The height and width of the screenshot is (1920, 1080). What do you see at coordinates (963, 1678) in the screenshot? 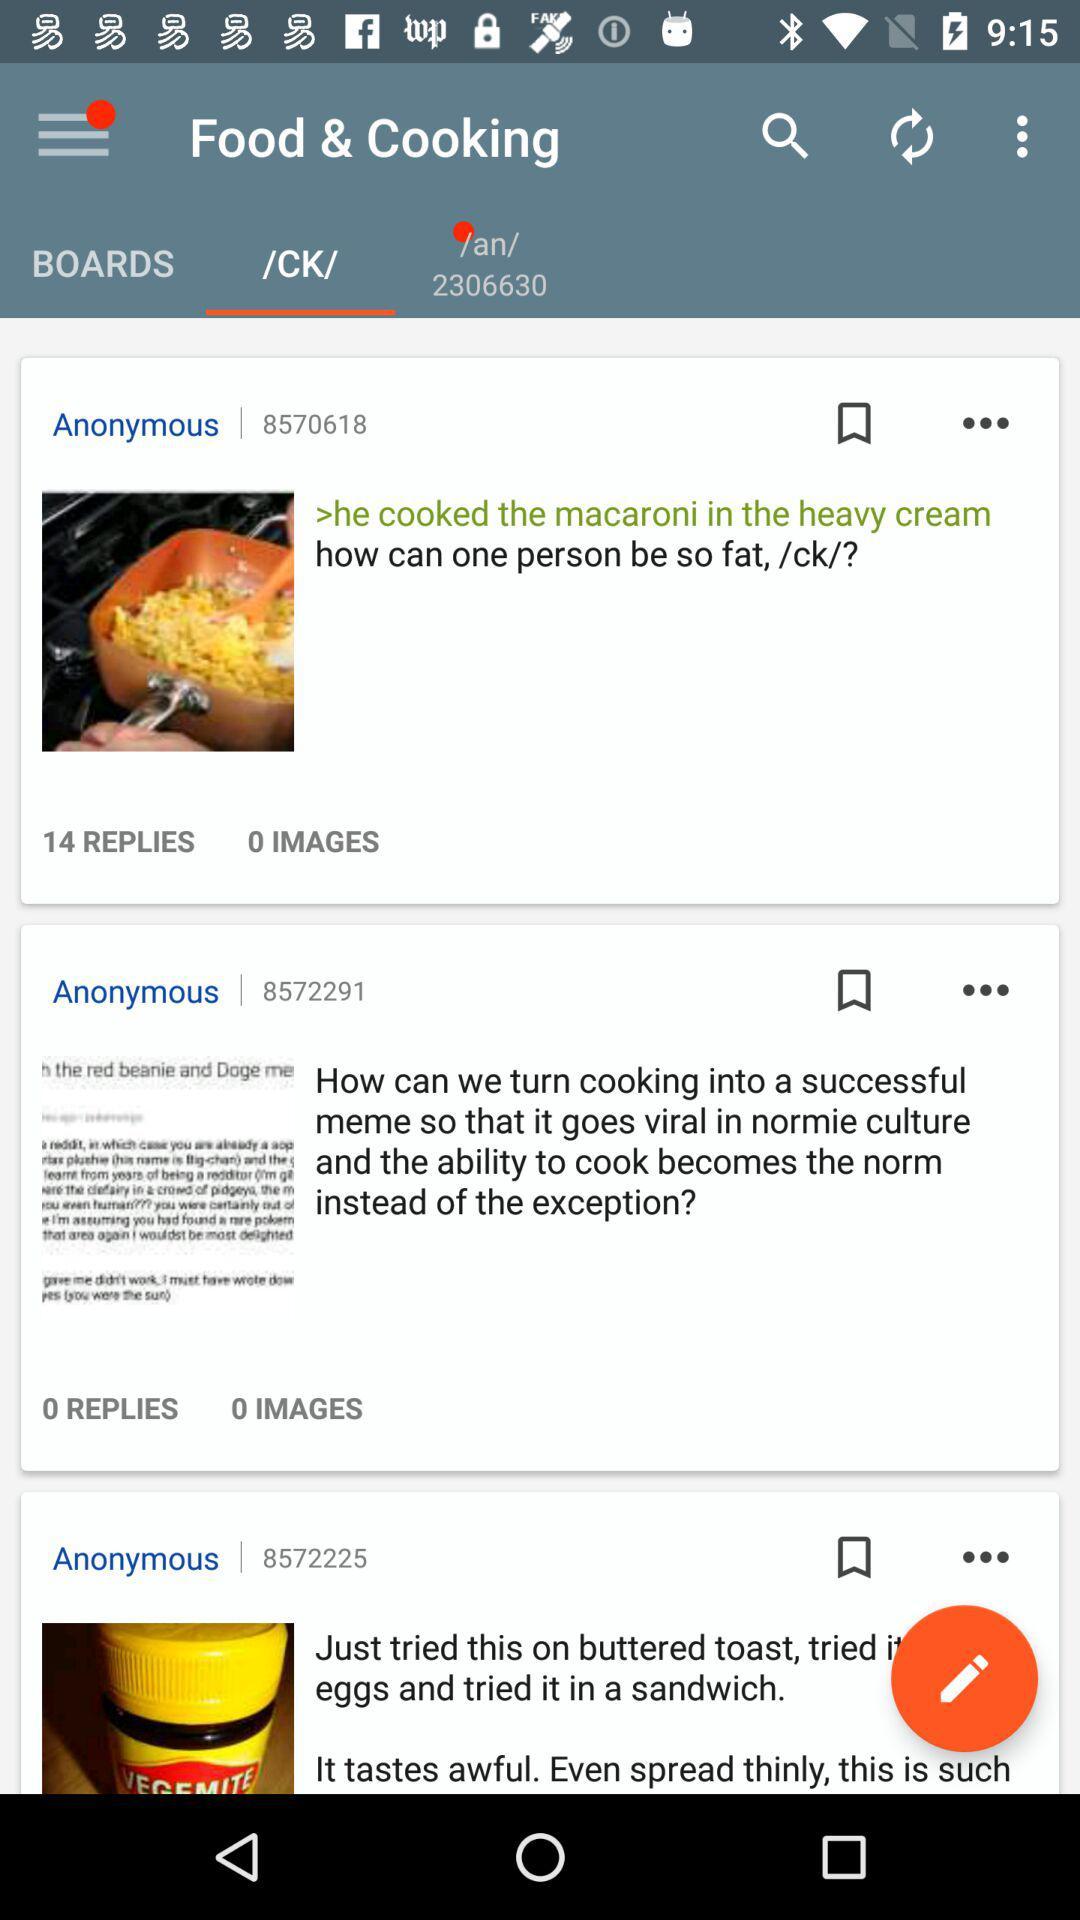
I see `the edit icon` at bounding box center [963, 1678].